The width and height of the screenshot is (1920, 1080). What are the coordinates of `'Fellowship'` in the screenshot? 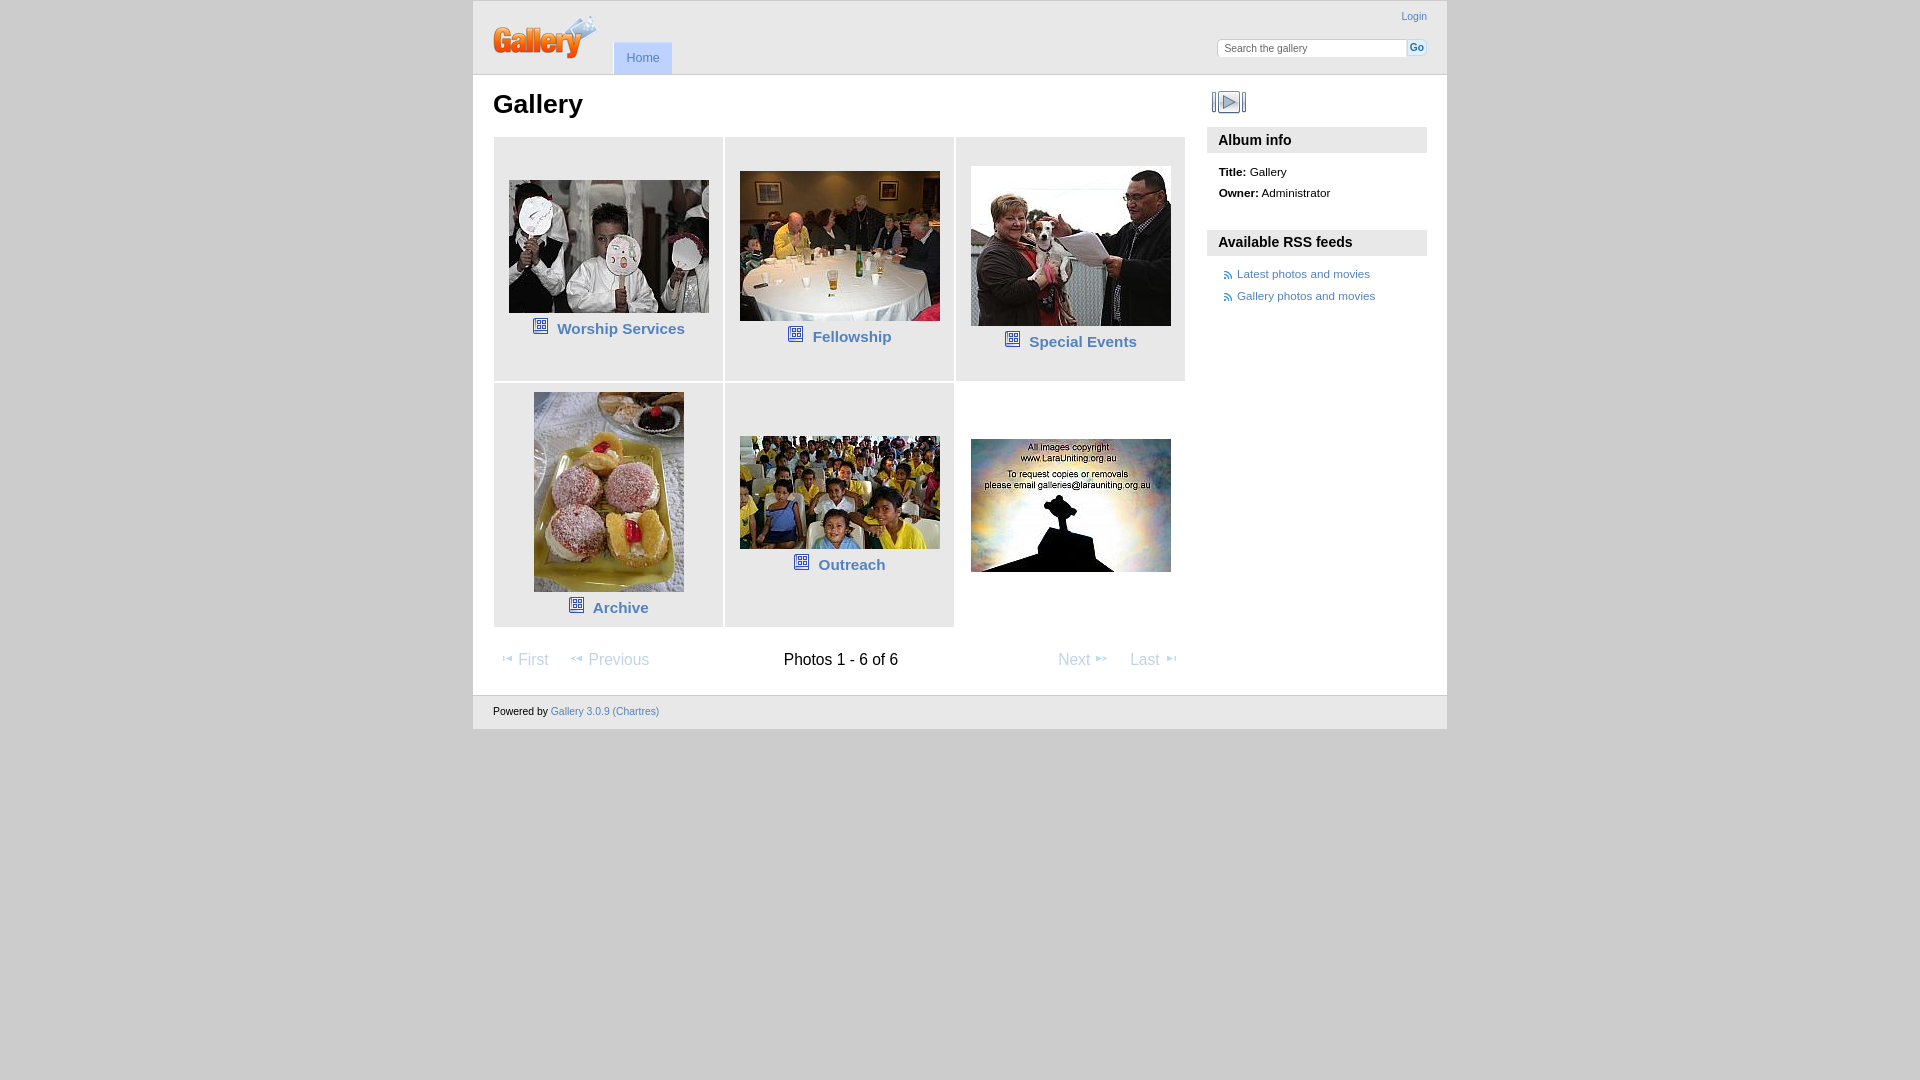 It's located at (852, 335).